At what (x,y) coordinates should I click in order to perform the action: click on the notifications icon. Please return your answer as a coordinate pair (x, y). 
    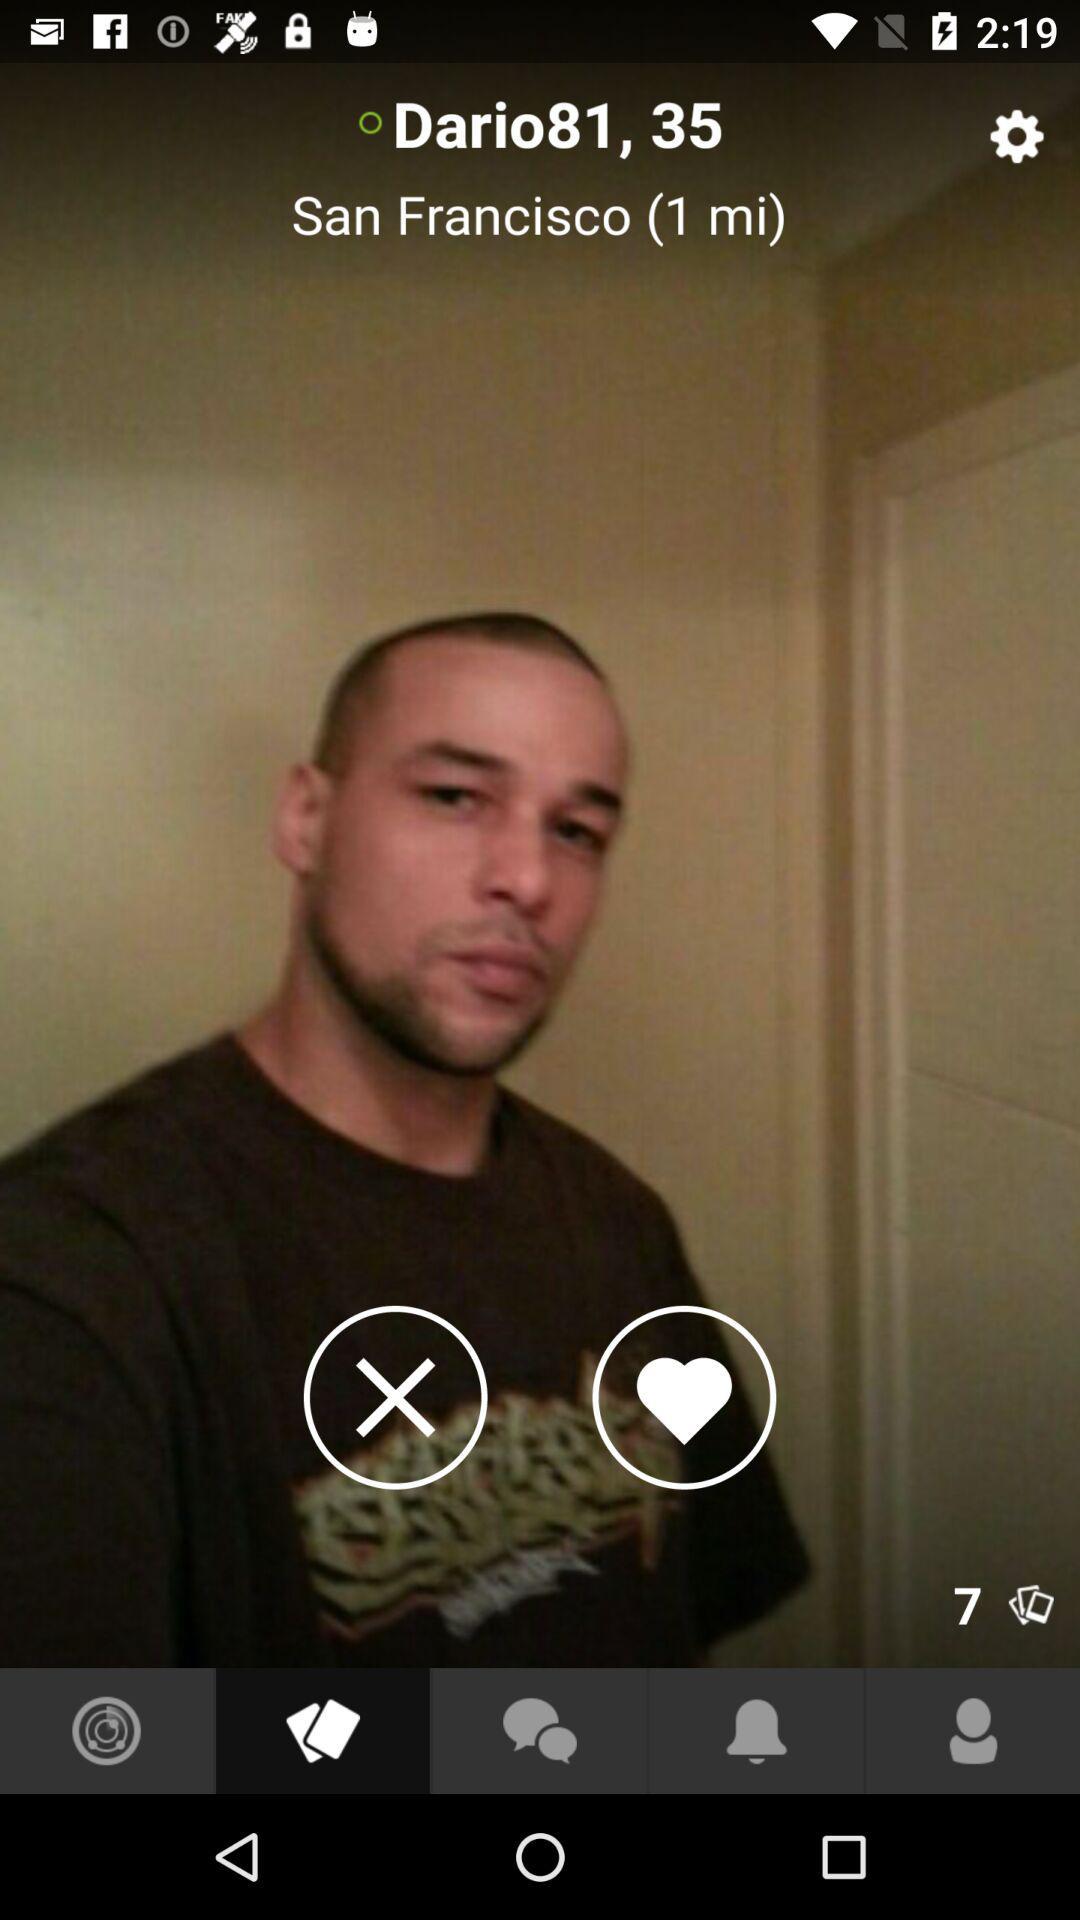
    Looking at the image, I should click on (756, 1730).